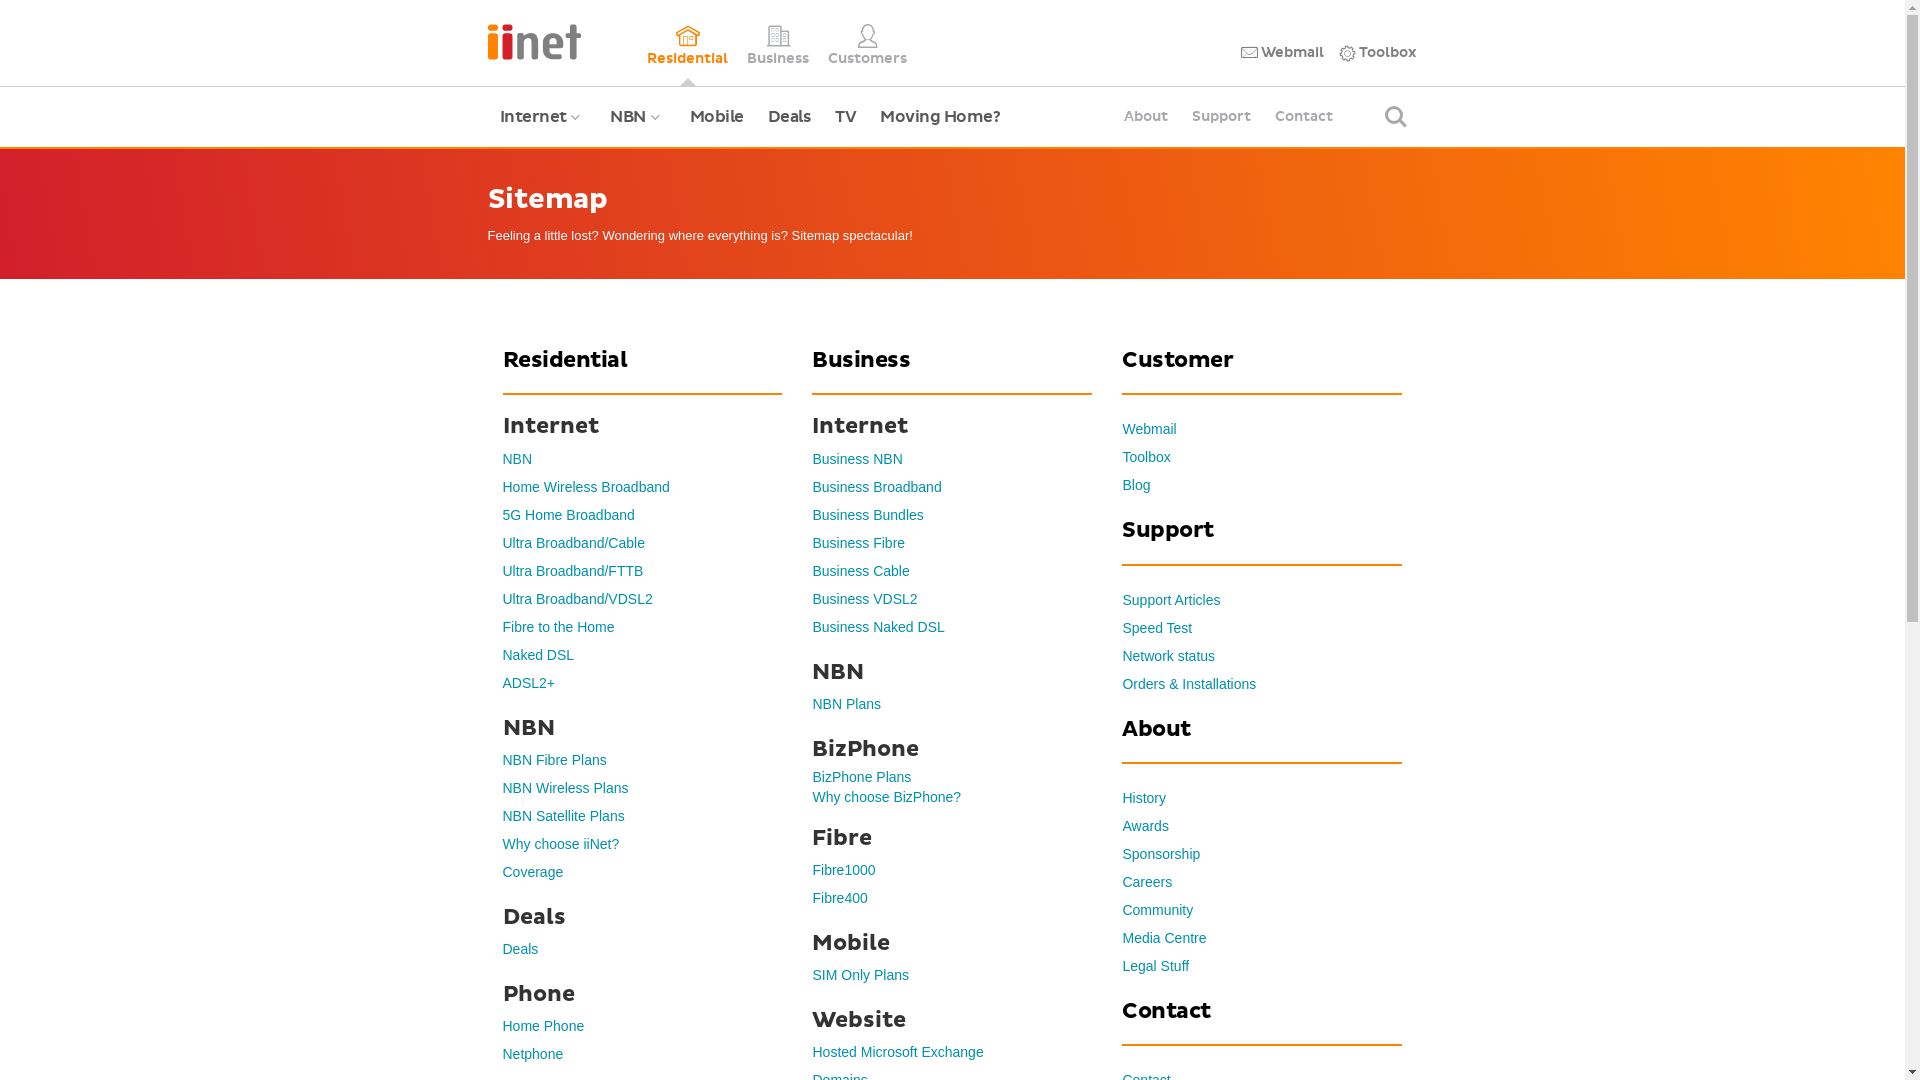 This screenshot has height=1080, width=1920. I want to click on 'Media Centre', so click(1163, 937).